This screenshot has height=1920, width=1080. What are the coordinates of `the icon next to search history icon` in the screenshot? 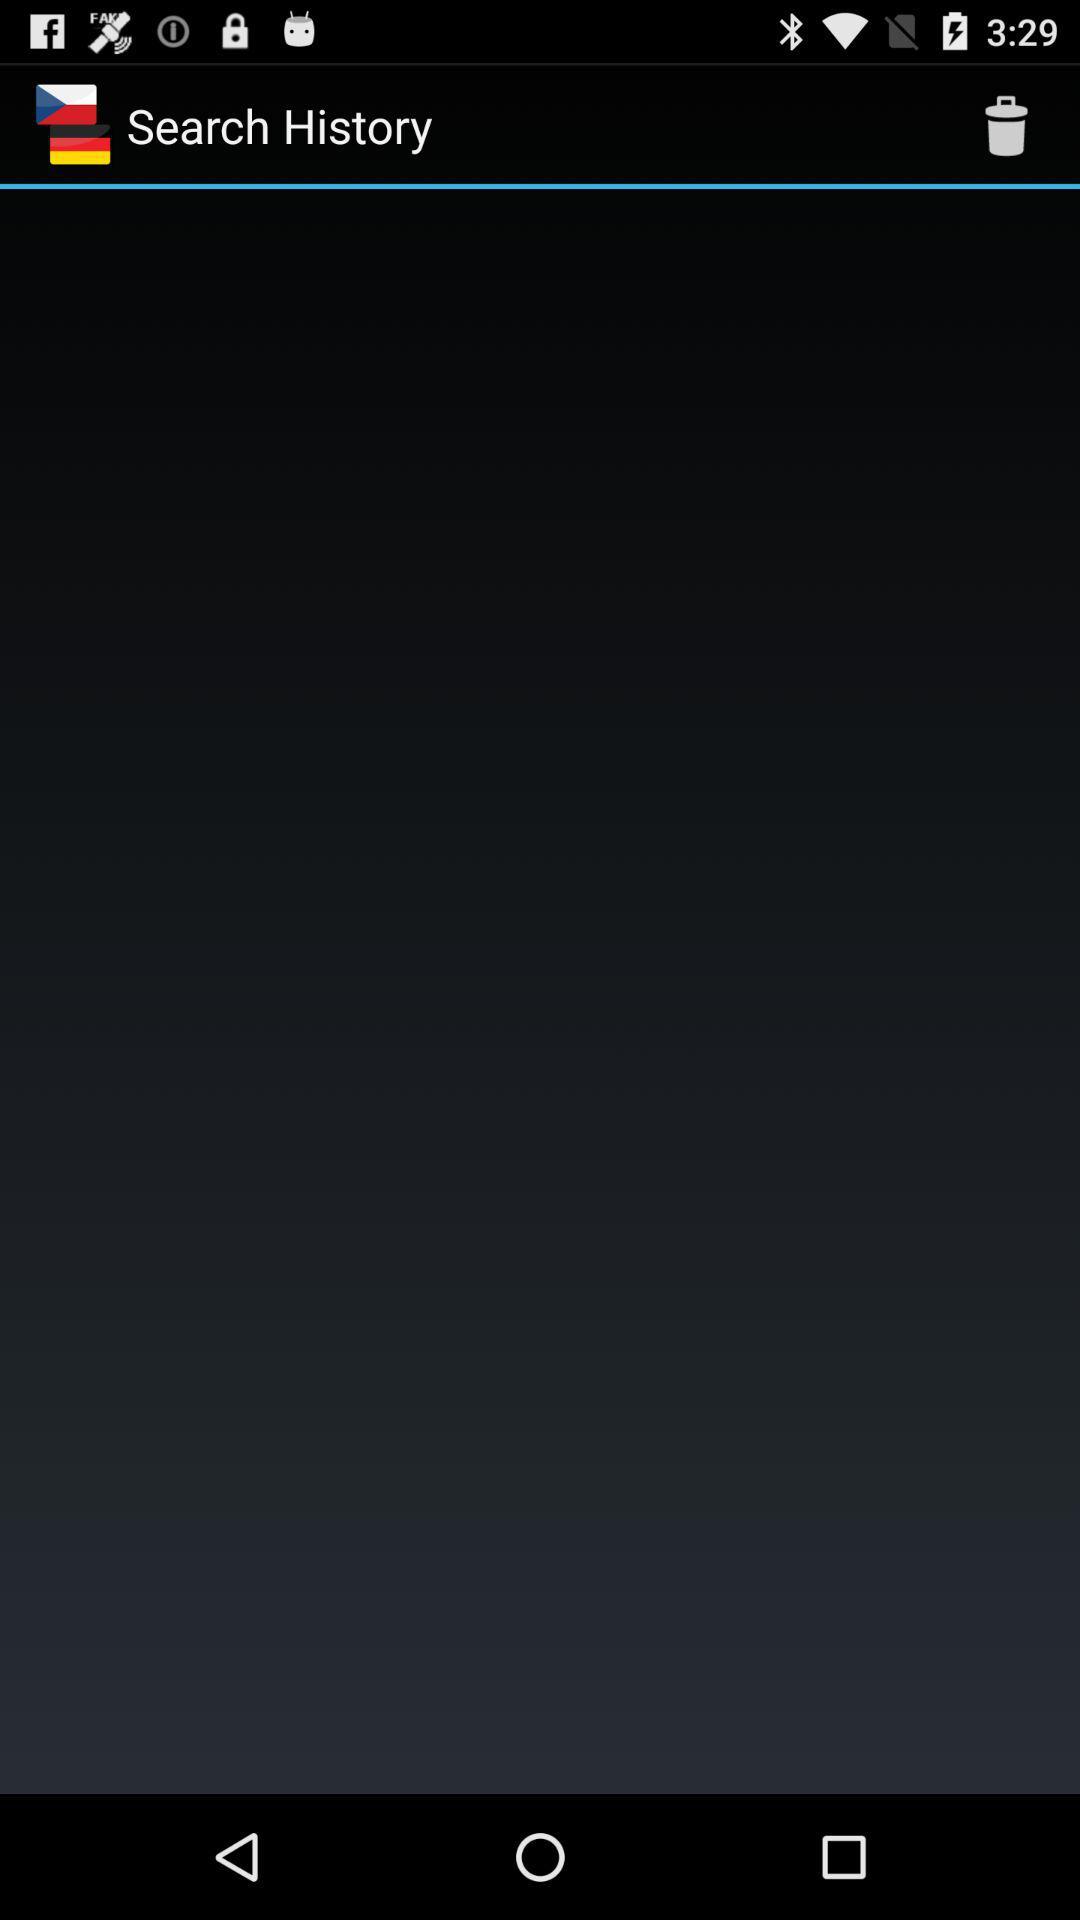 It's located at (1006, 124).